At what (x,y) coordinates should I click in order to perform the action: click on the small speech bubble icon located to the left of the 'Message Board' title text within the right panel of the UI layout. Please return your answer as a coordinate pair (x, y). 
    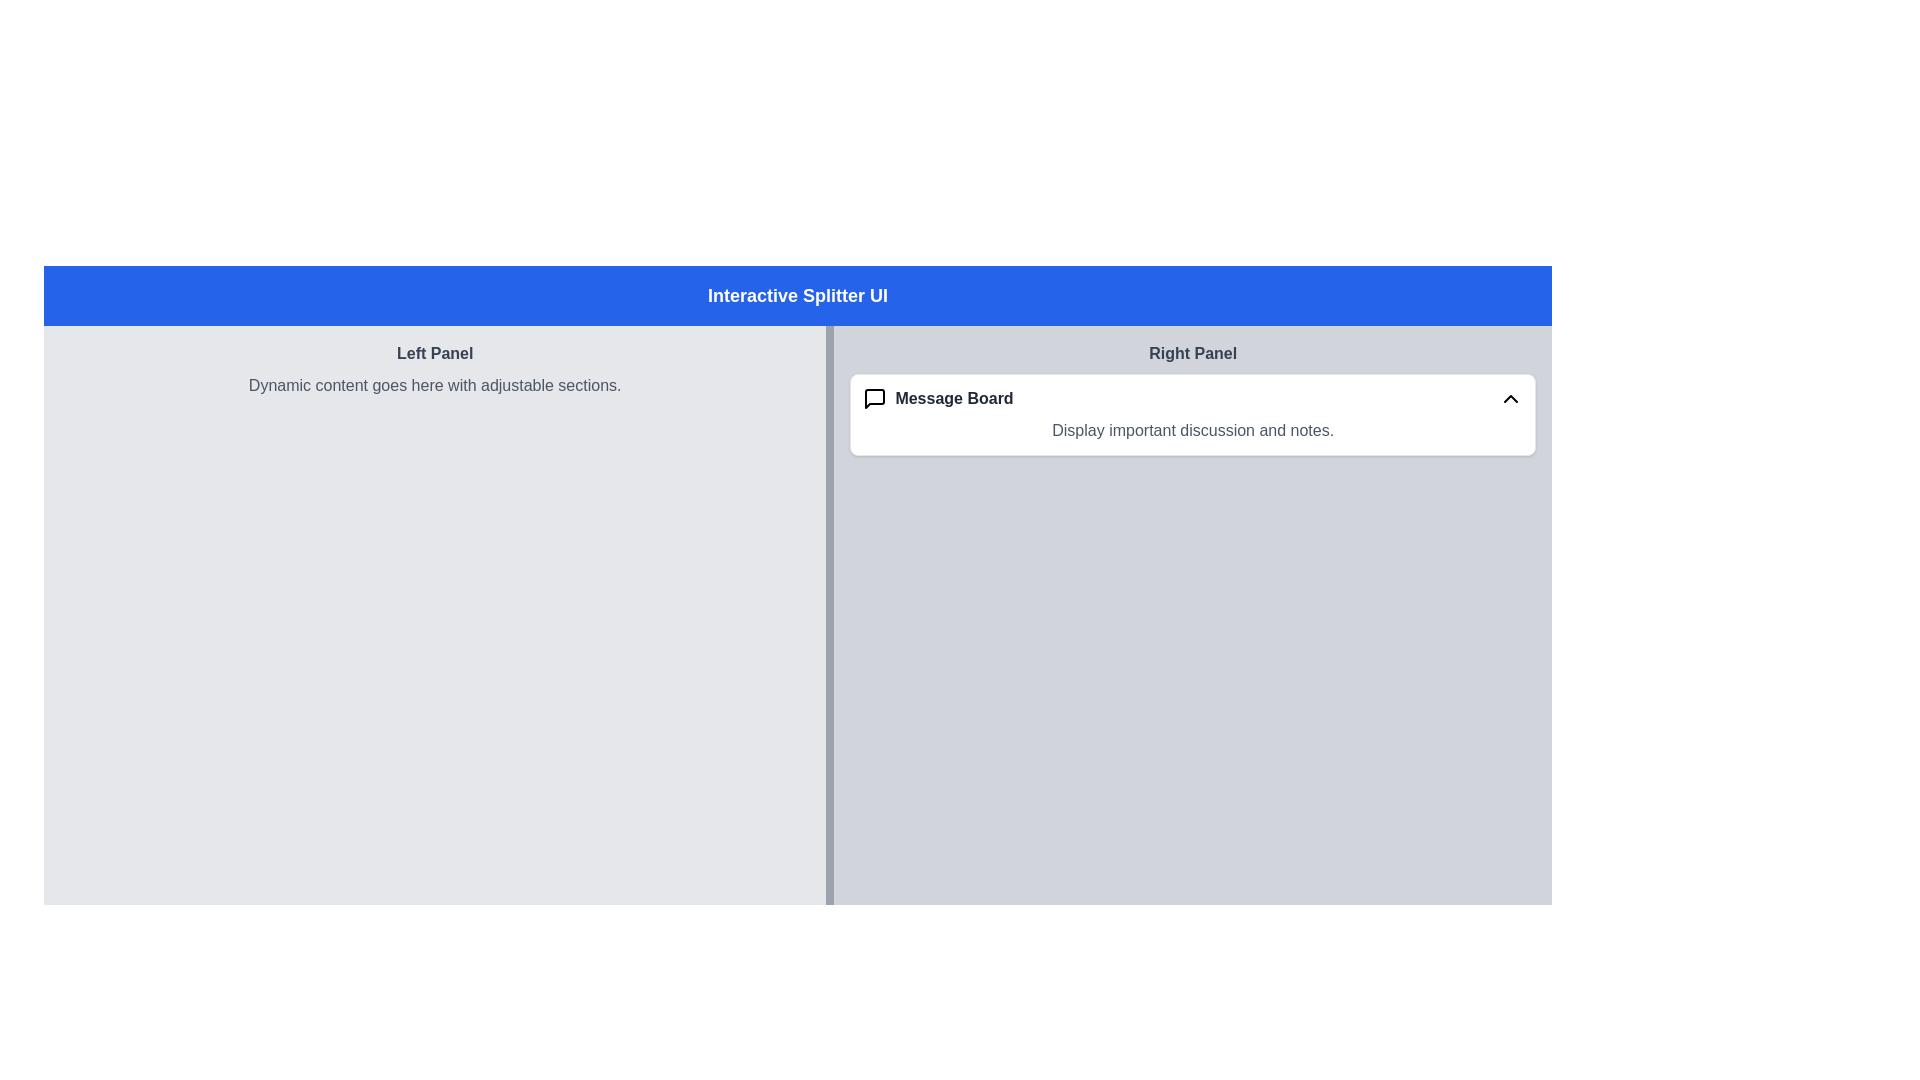
    Looking at the image, I should click on (875, 398).